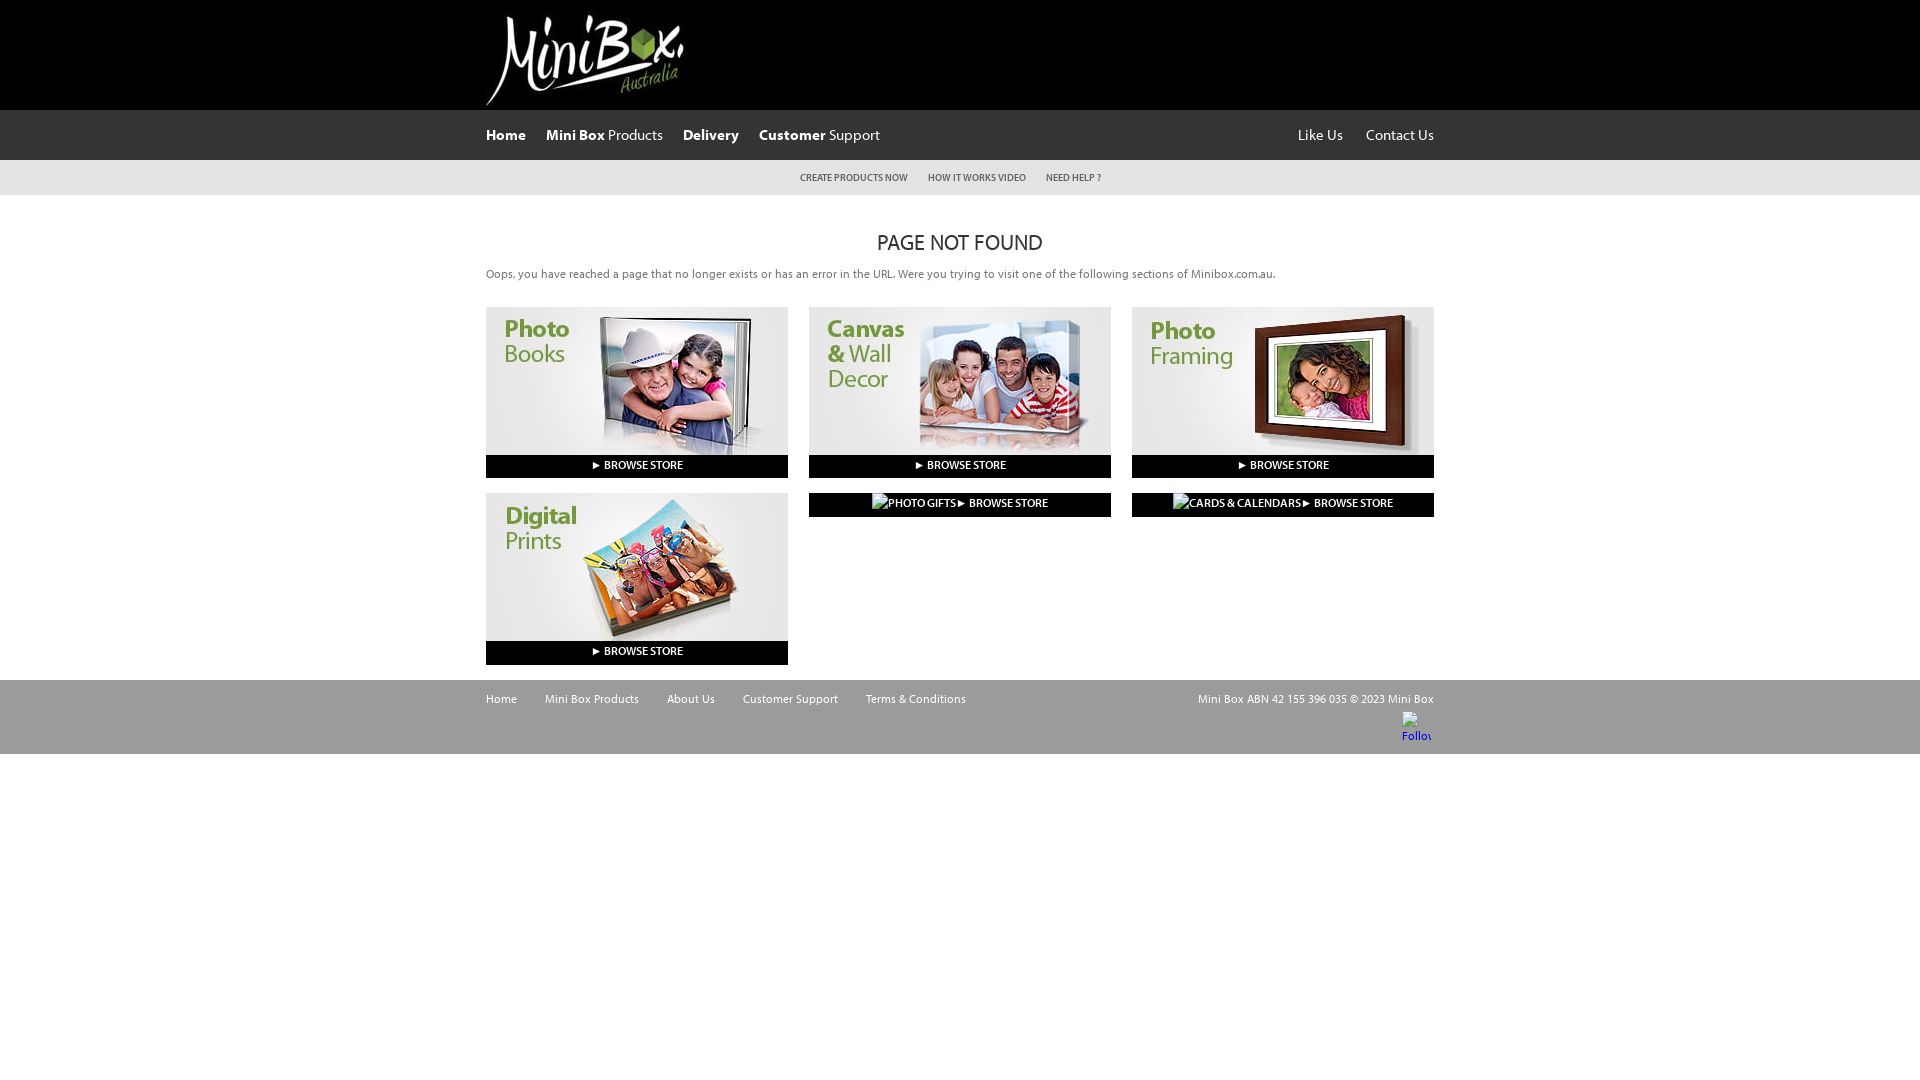  Describe the element at coordinates (505, 134) in the screenshot. I see `'Home'` at that location.